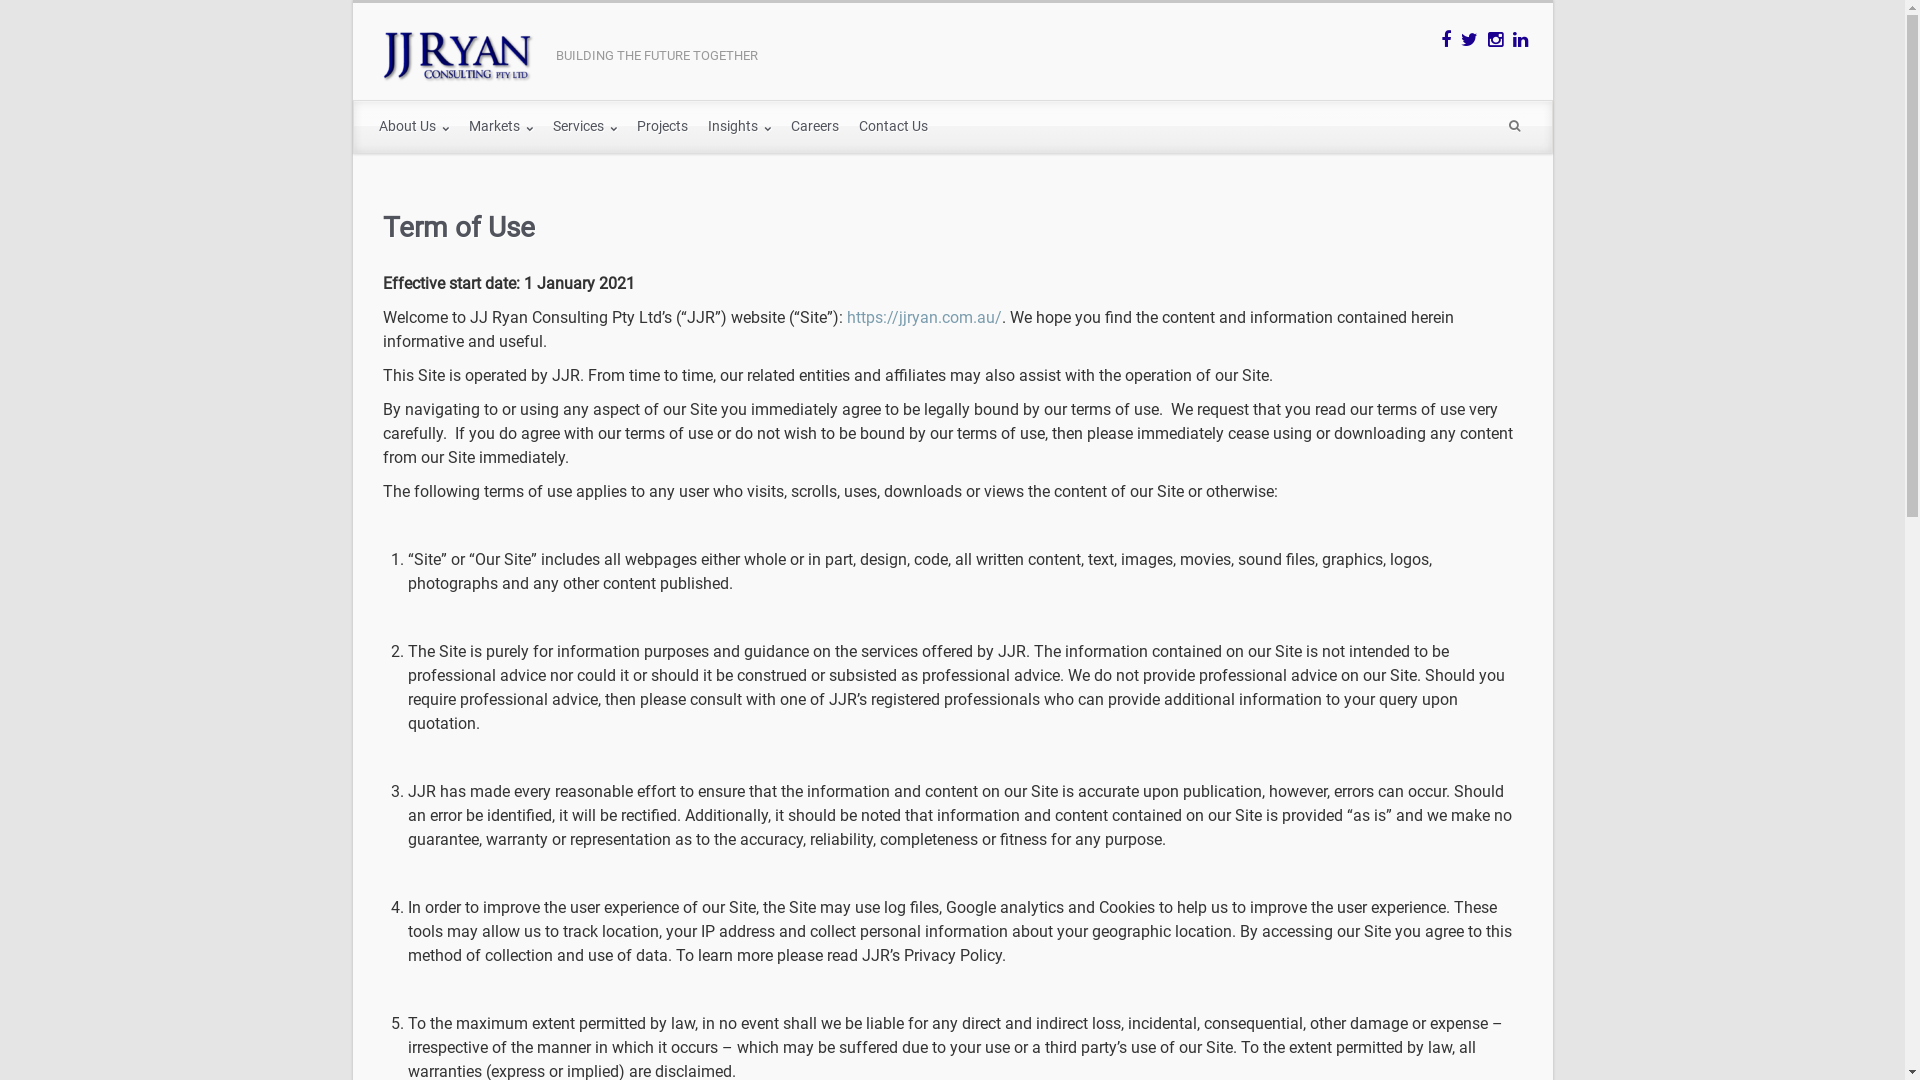 The width and height of the screenshot is (1920, 1080). Describe the element at coordinates (922, 316) in the screenshot. I see `'https://jjryan.com.au/'` at that location.